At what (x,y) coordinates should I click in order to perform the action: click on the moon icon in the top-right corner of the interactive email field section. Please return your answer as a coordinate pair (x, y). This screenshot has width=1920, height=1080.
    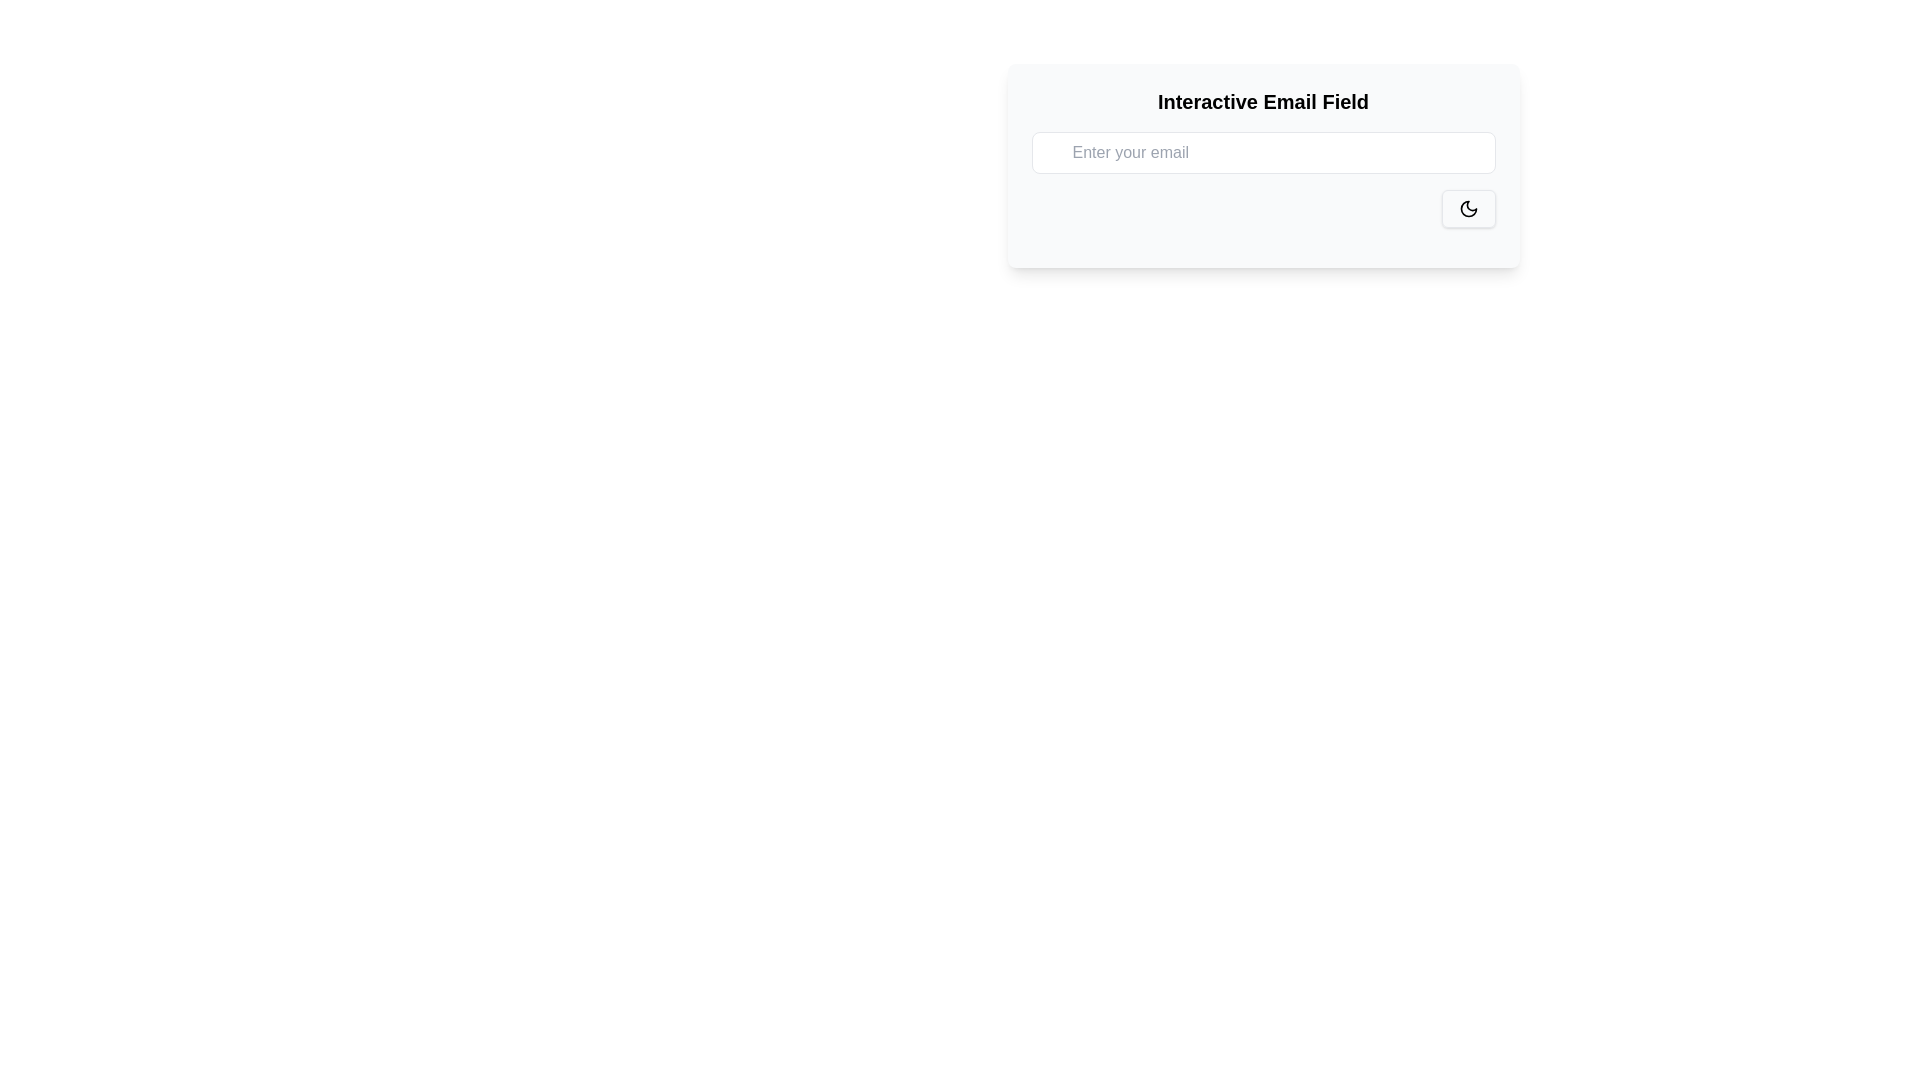
    Looking at the image, I should click on (1468, 208).